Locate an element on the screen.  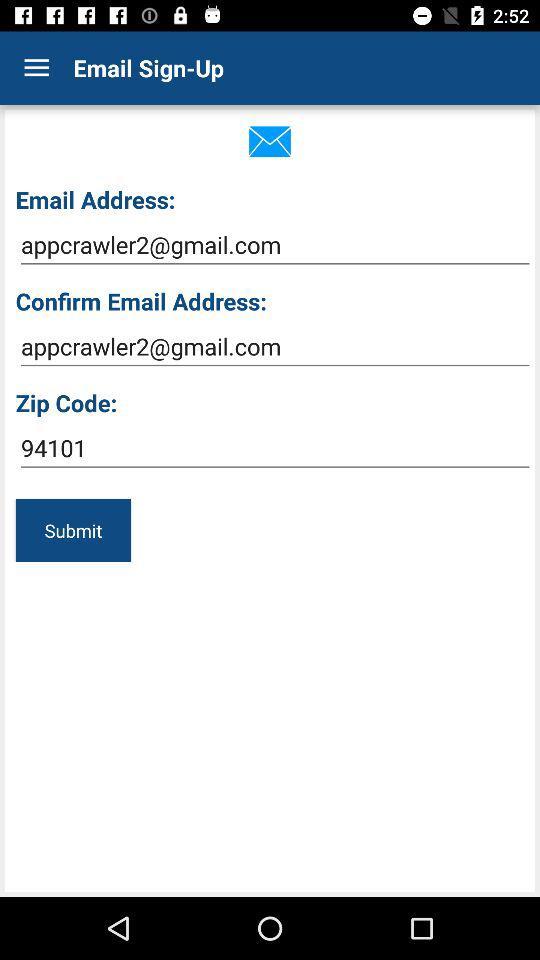
item next to the email sign-up is located at coordinates (36, 68).